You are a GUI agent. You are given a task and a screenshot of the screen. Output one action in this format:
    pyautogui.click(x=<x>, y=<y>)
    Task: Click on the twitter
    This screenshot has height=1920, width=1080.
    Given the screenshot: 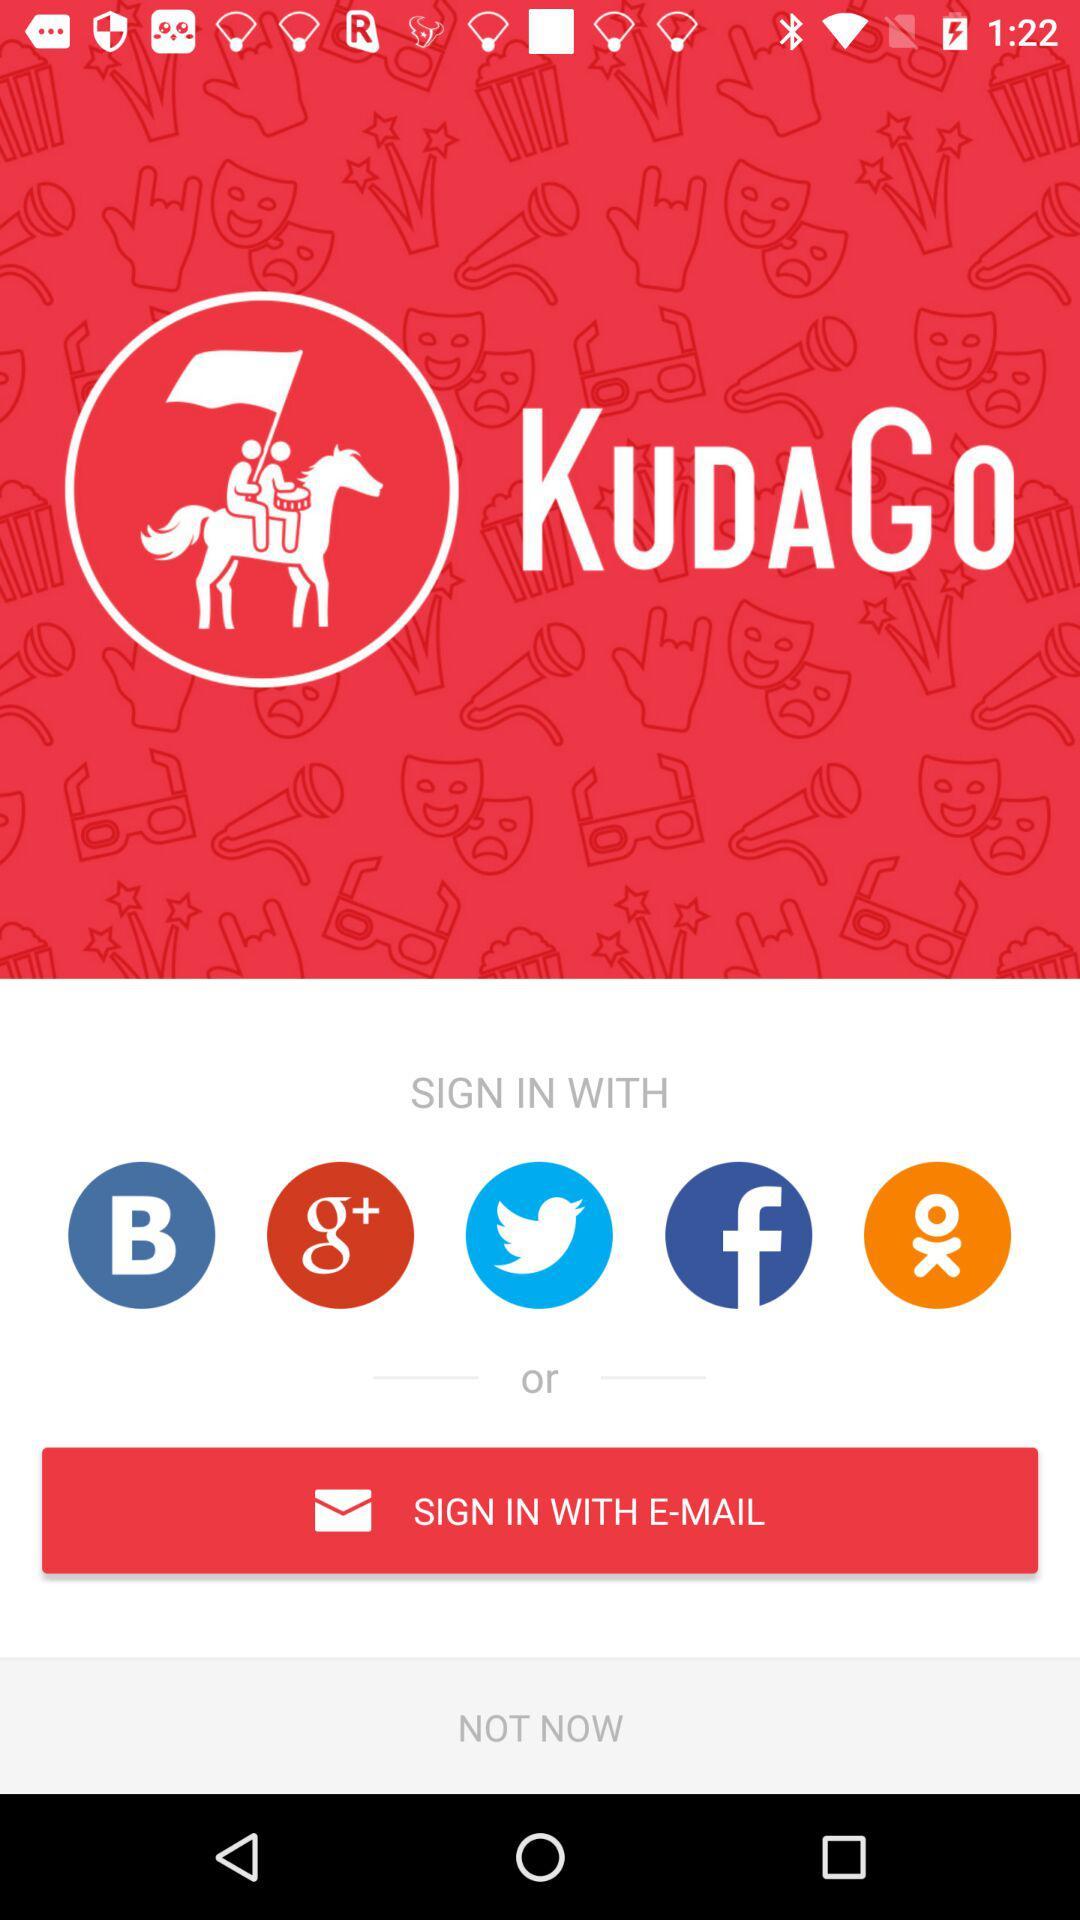 What is the action you would take?
    pyautogui.click(x=538, y=1234)
    